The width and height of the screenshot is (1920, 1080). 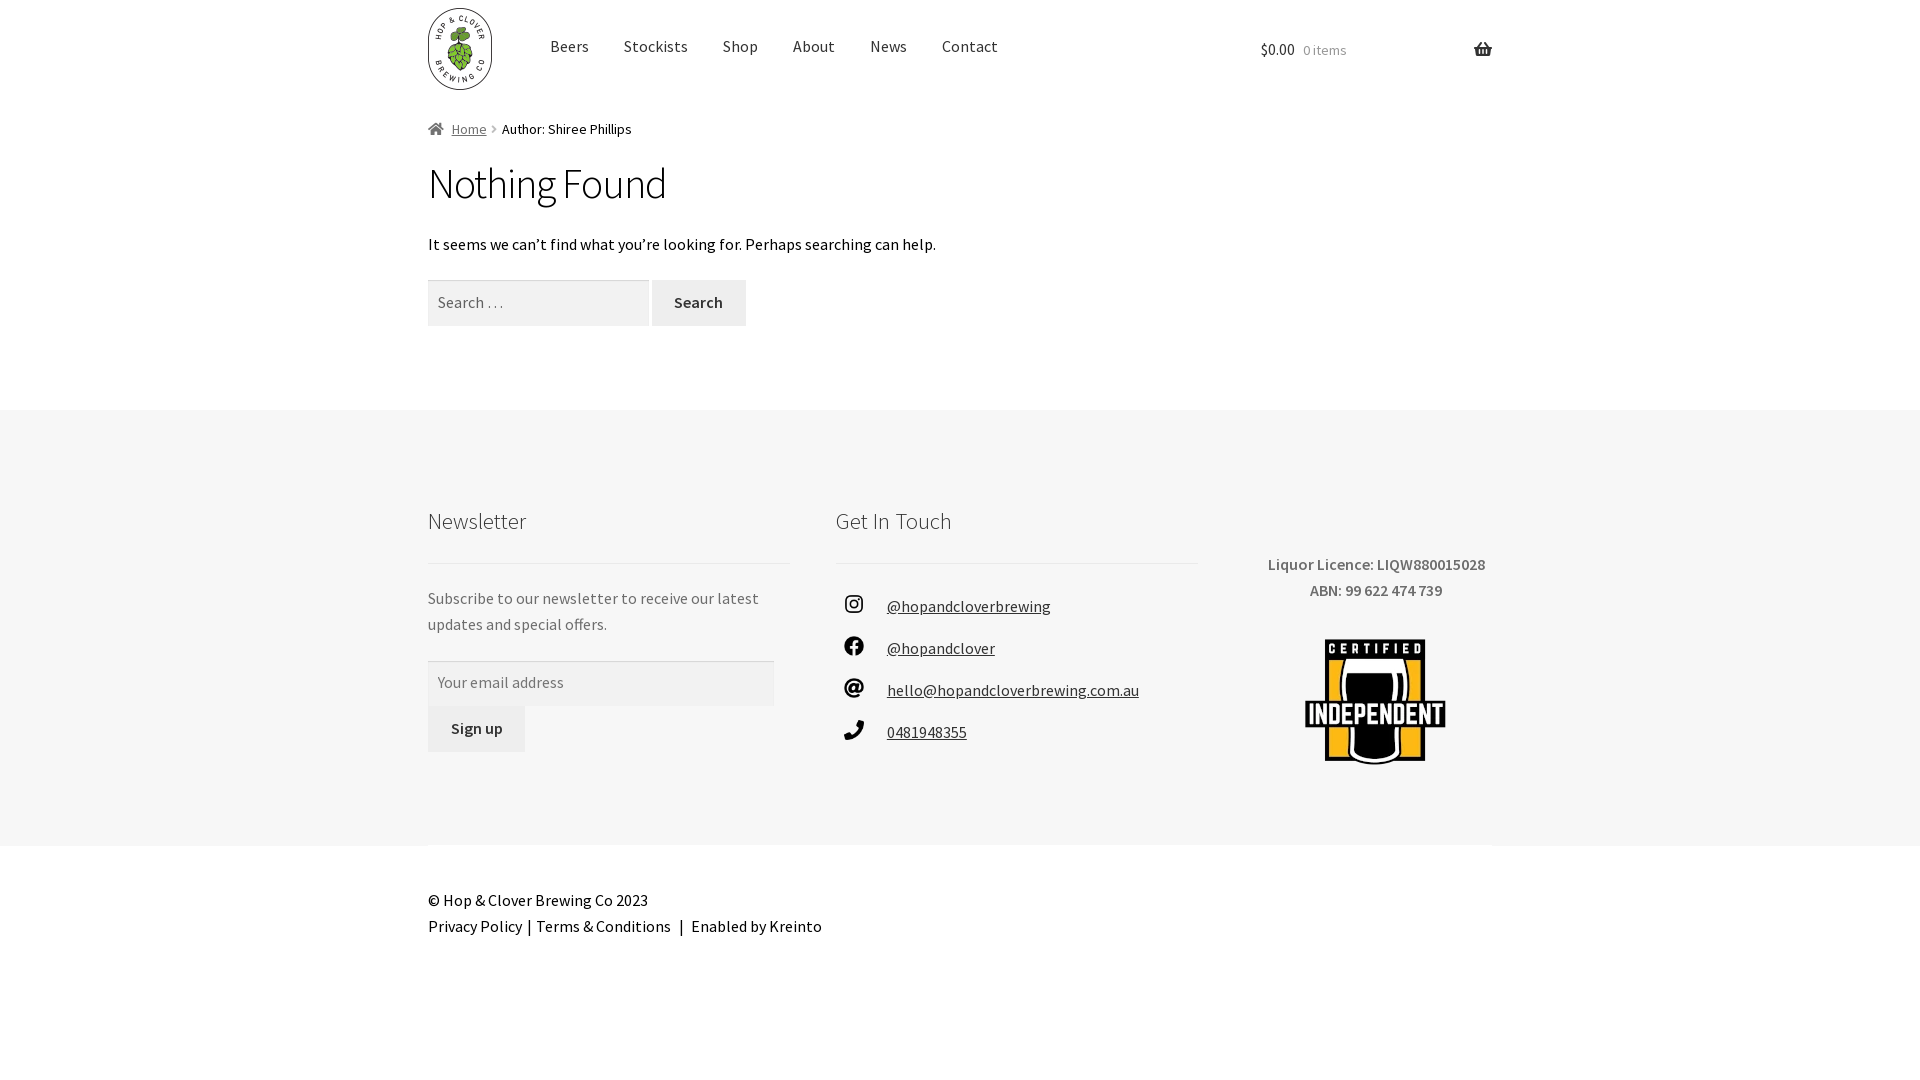 I want to click on 'Skip to navigation', so click(x=426, y=7).